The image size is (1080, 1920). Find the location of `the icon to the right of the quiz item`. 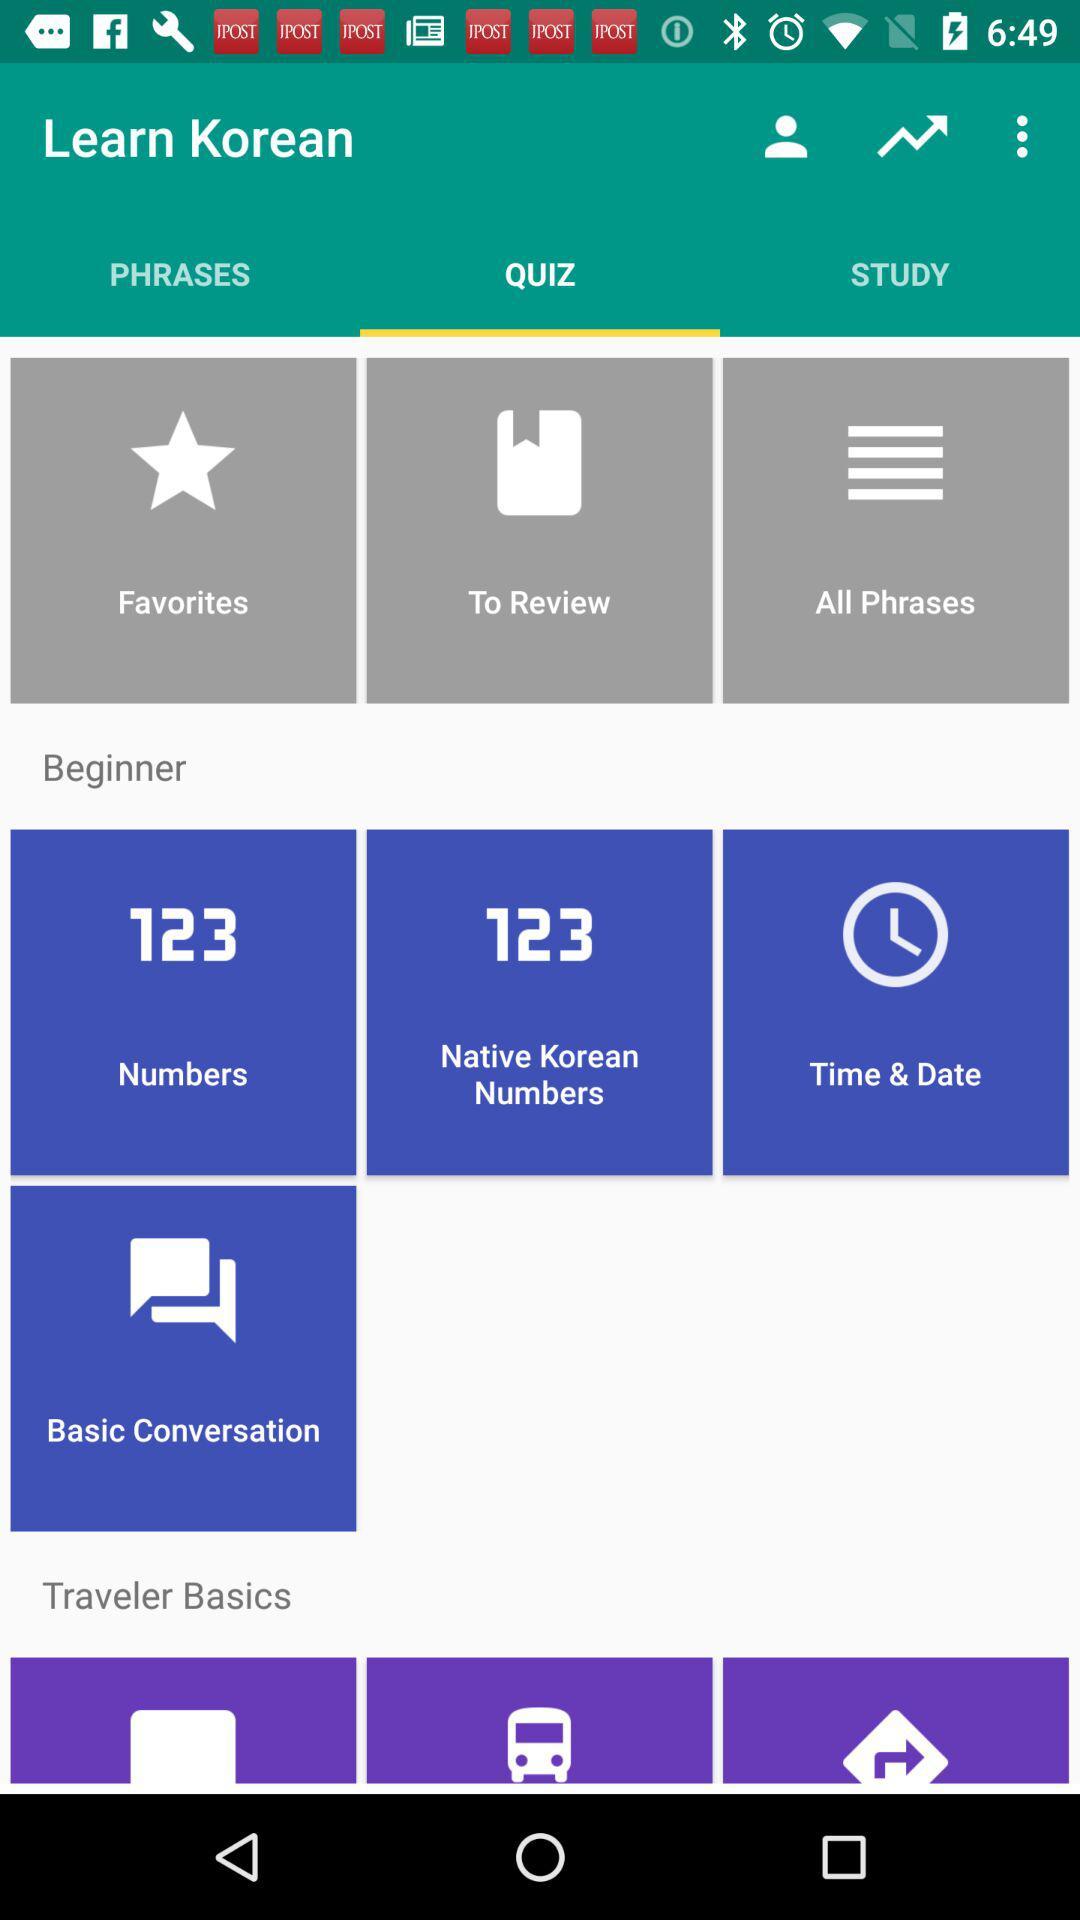

the icon to the right of the quiz item is located at coordinates (898, 272).